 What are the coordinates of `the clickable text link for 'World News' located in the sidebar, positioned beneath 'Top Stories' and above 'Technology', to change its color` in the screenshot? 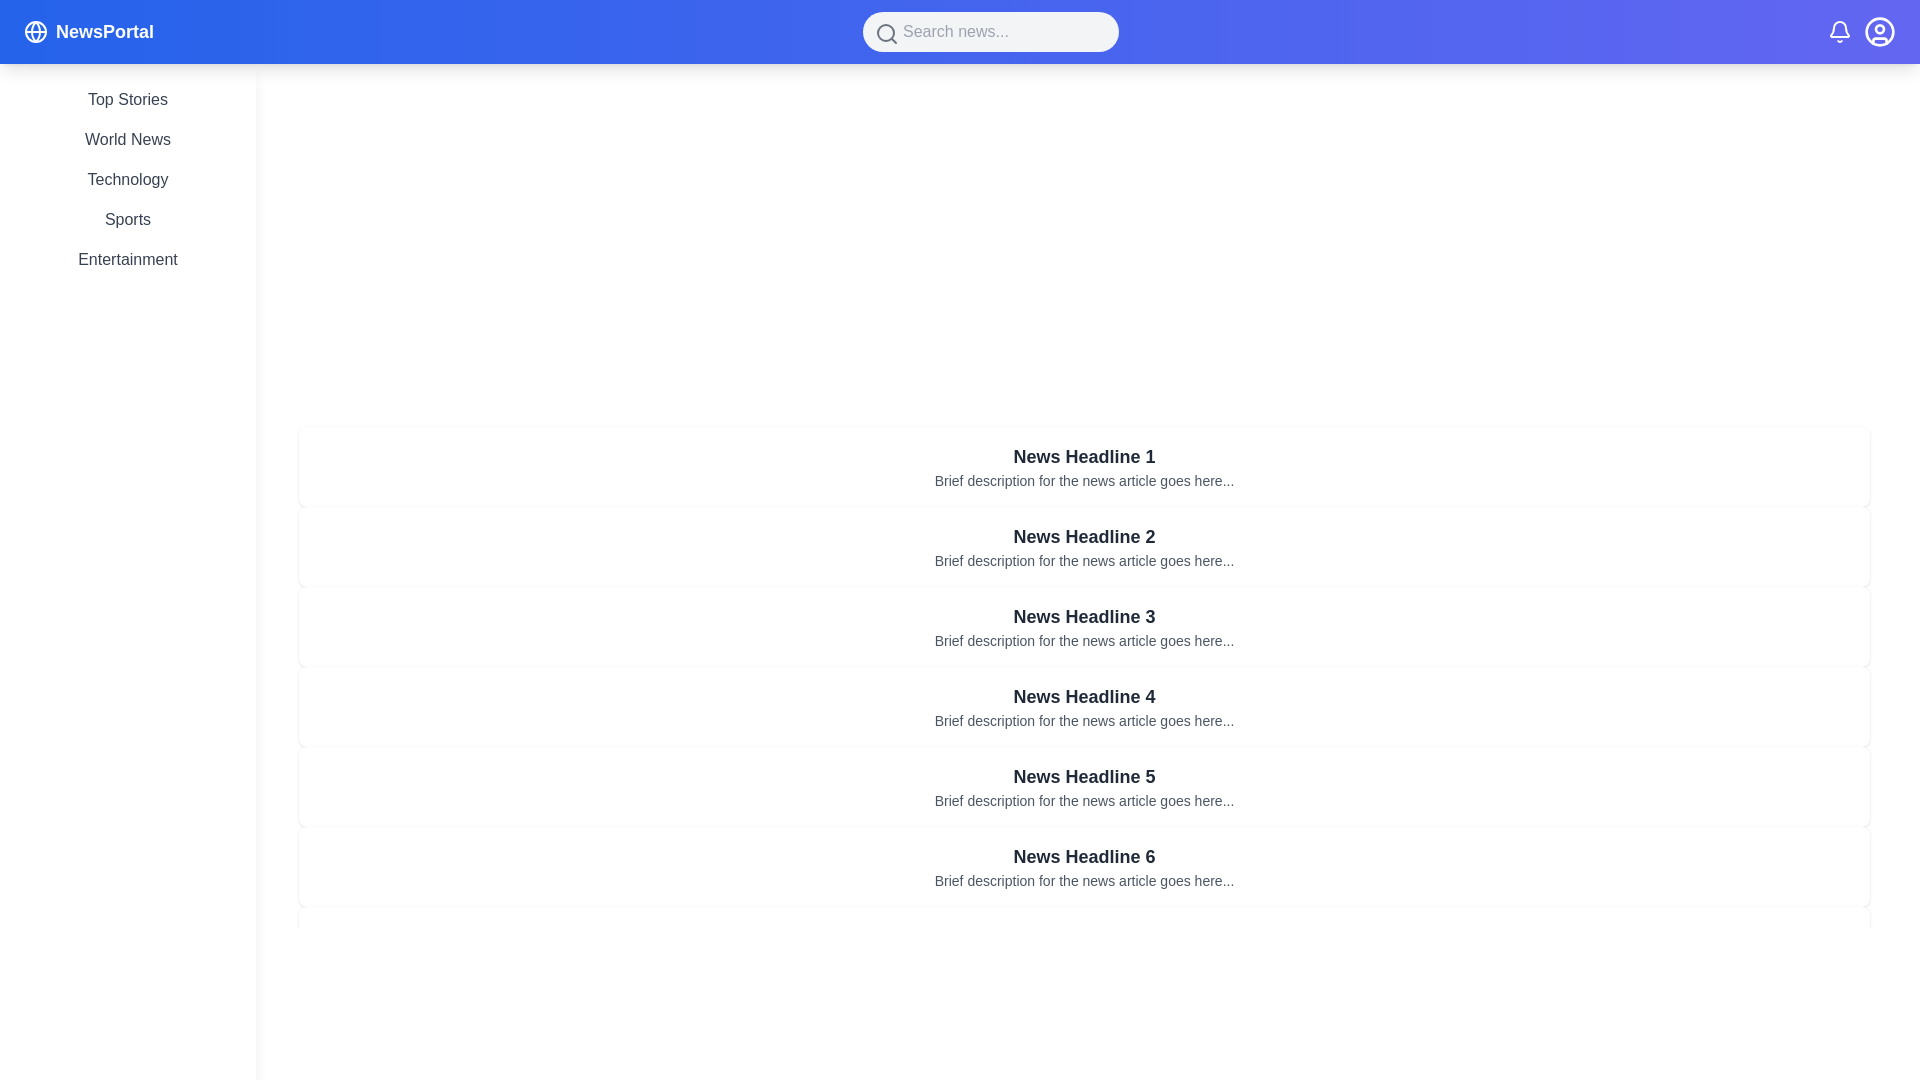 It's located at (127, 138).